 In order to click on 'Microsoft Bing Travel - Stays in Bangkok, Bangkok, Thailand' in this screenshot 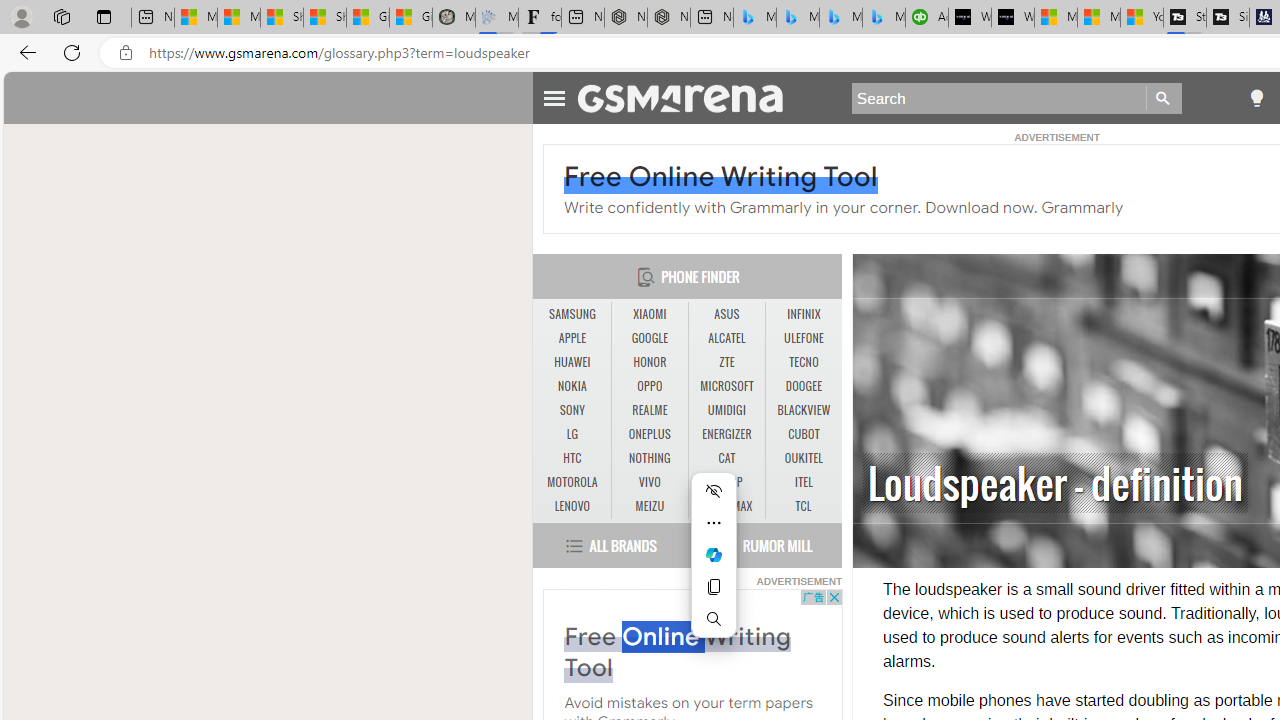, I will do `click(797, 17)`.